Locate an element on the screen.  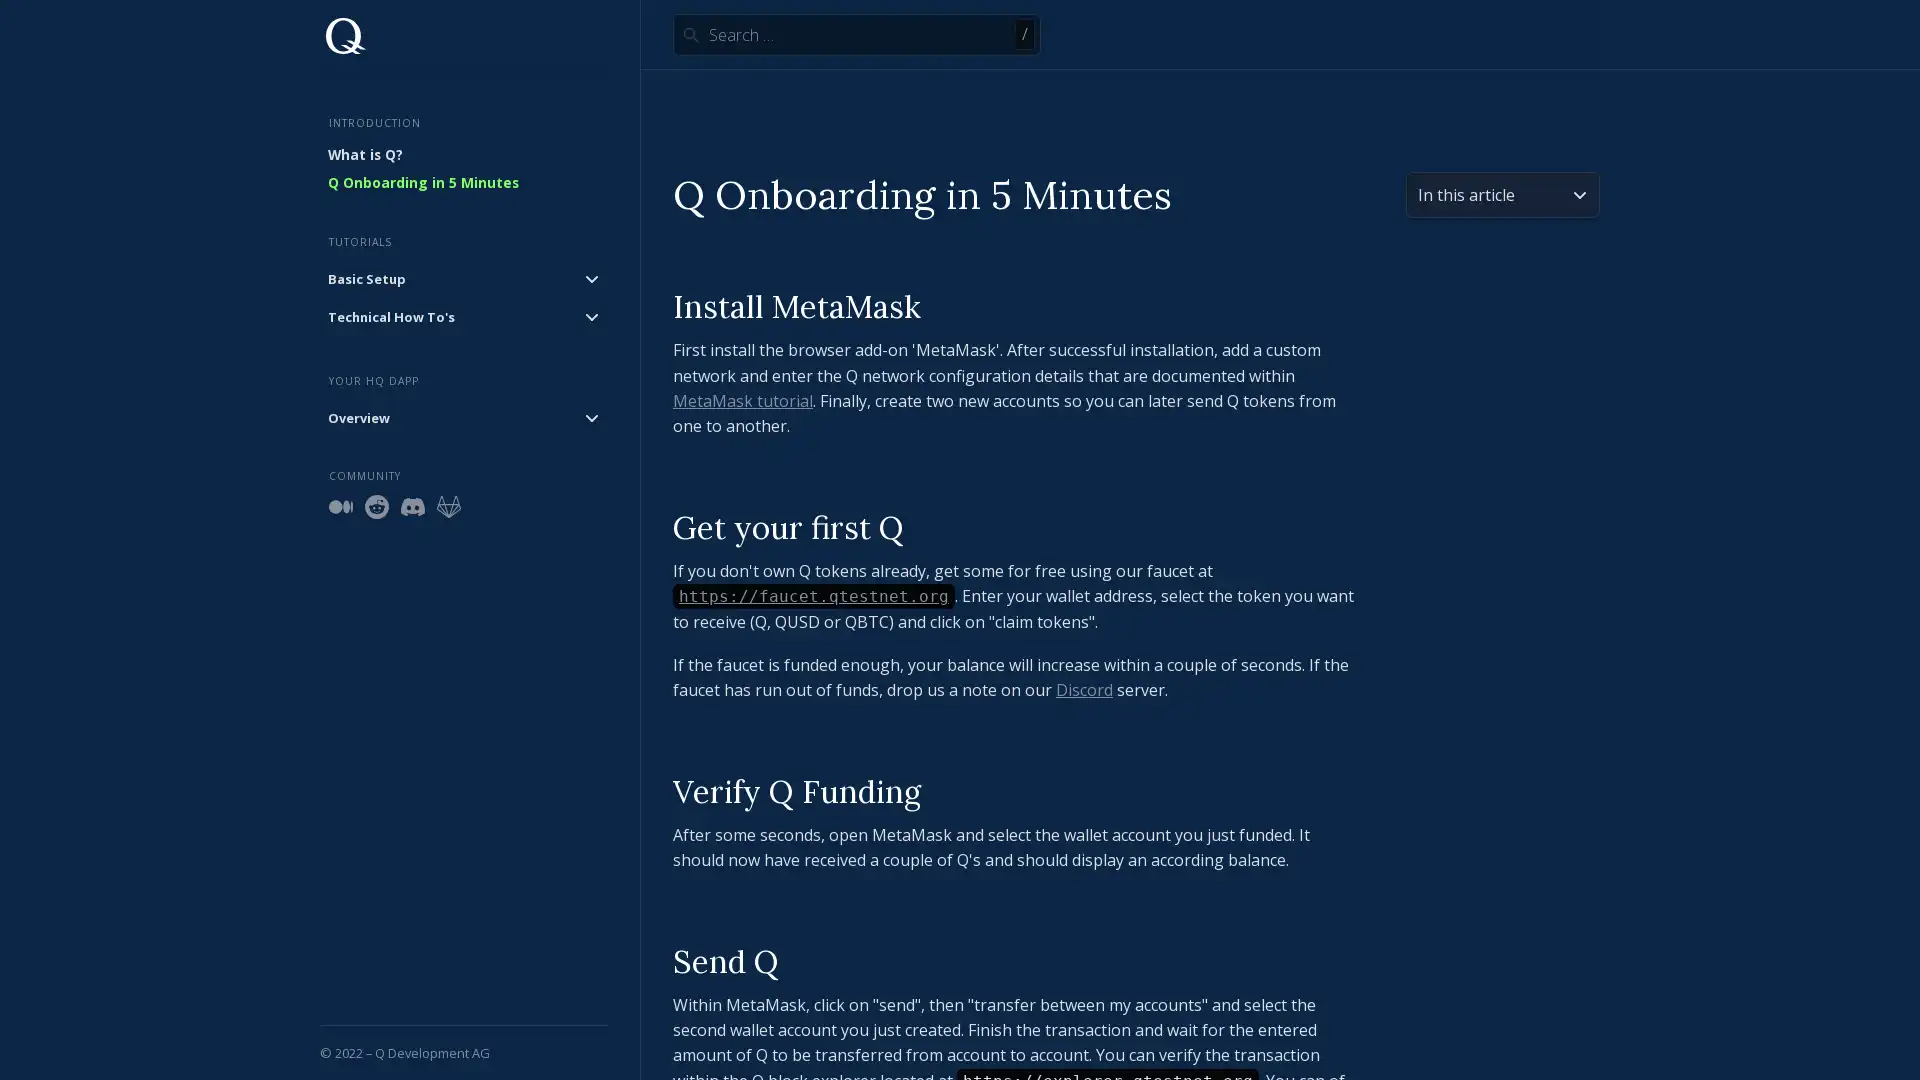
Submit is located at coordinates (690, 34).